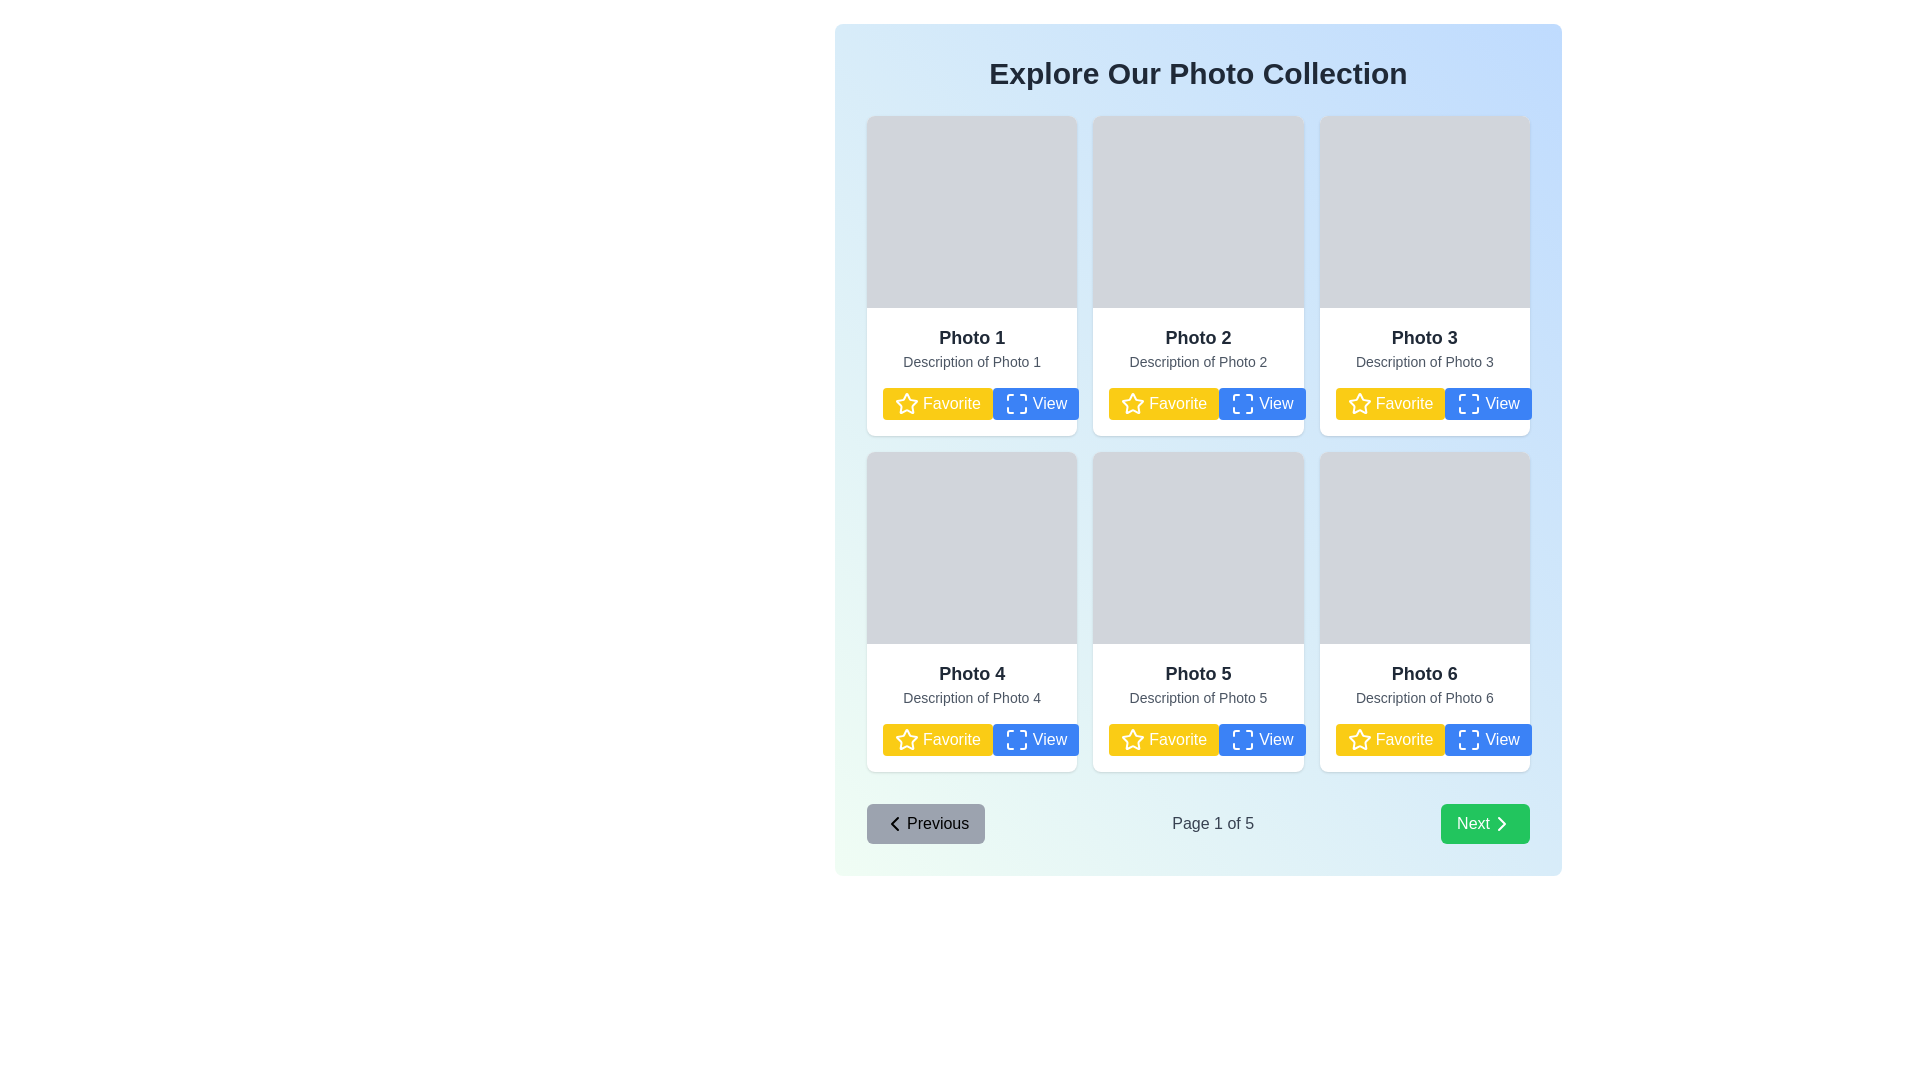  I want to click on the second 'View' button located below the sixth photo in the grid, so click(1488, 740).